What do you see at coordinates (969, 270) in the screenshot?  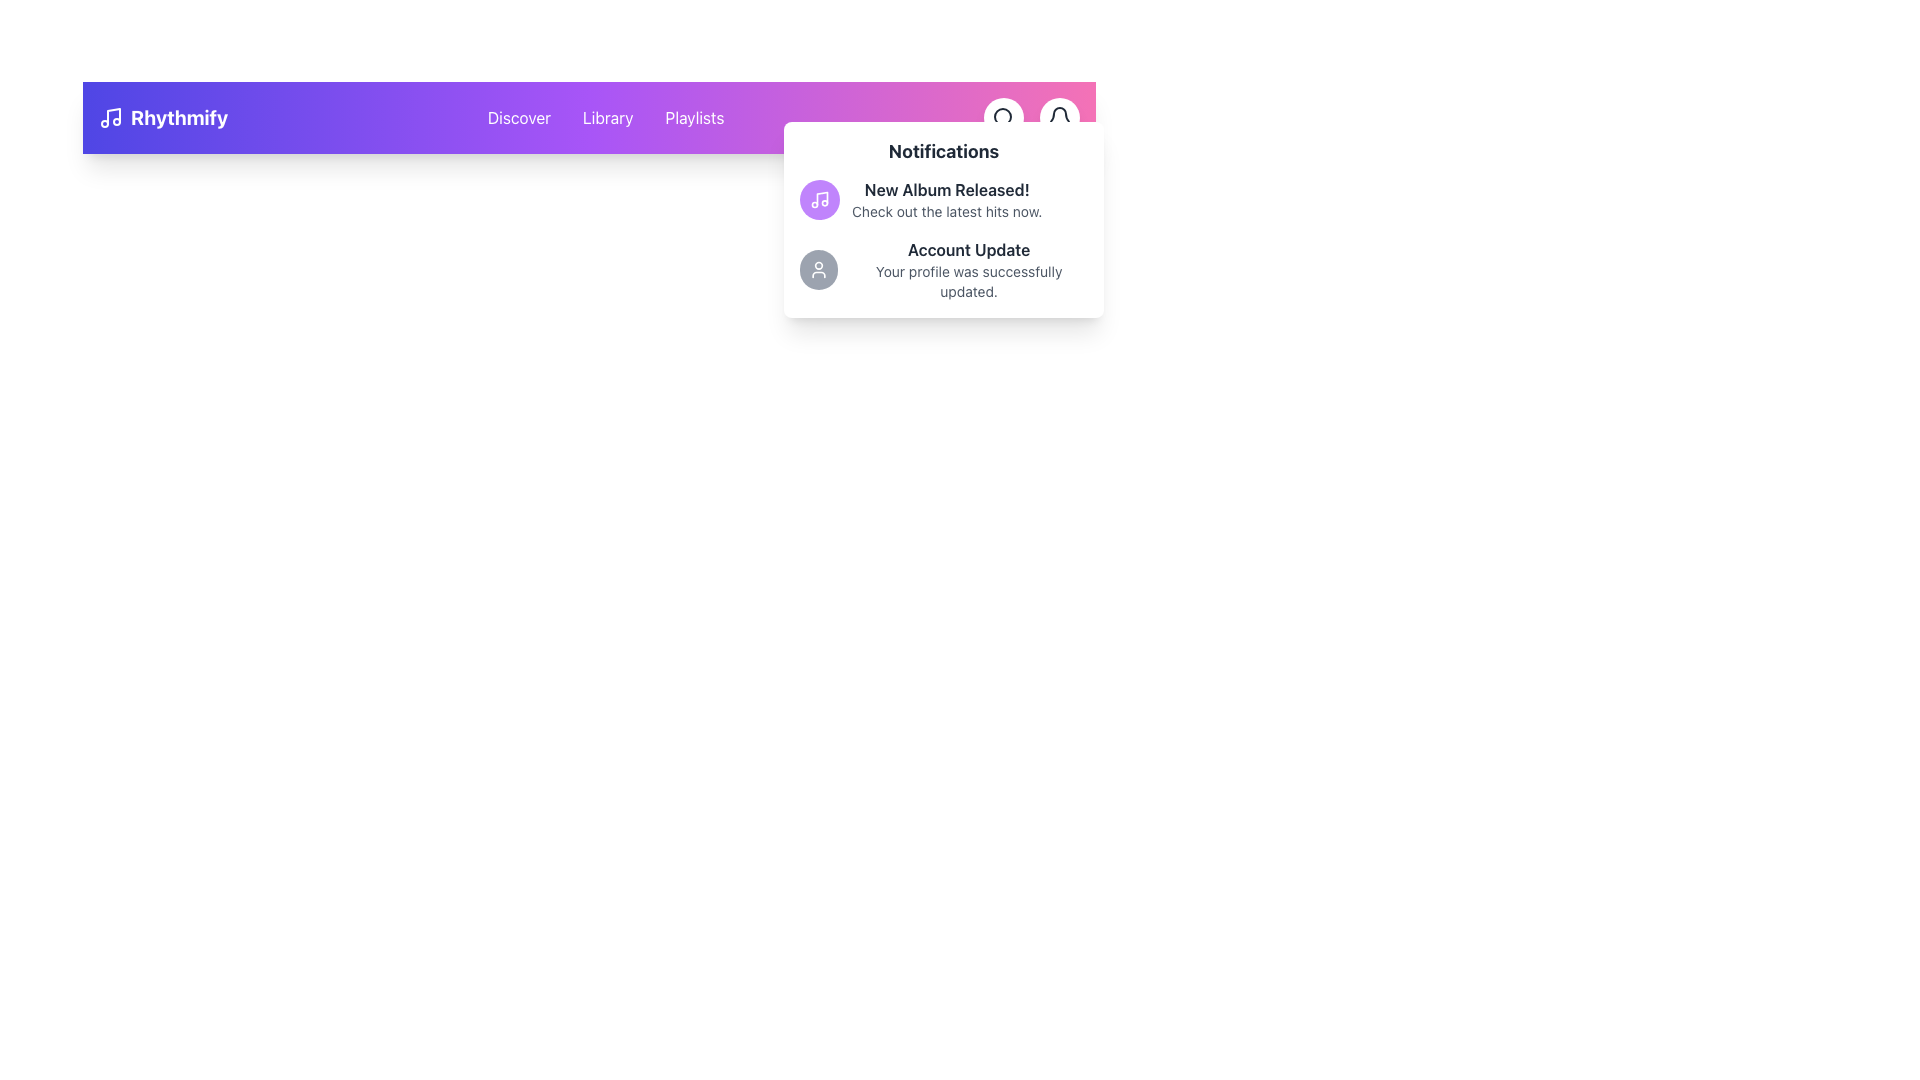 I see `the static text content that notifies the user about a successful profile update, which is the second notification entry beneath the 'New Album Released!' notification` at bounding box center [969, 270].